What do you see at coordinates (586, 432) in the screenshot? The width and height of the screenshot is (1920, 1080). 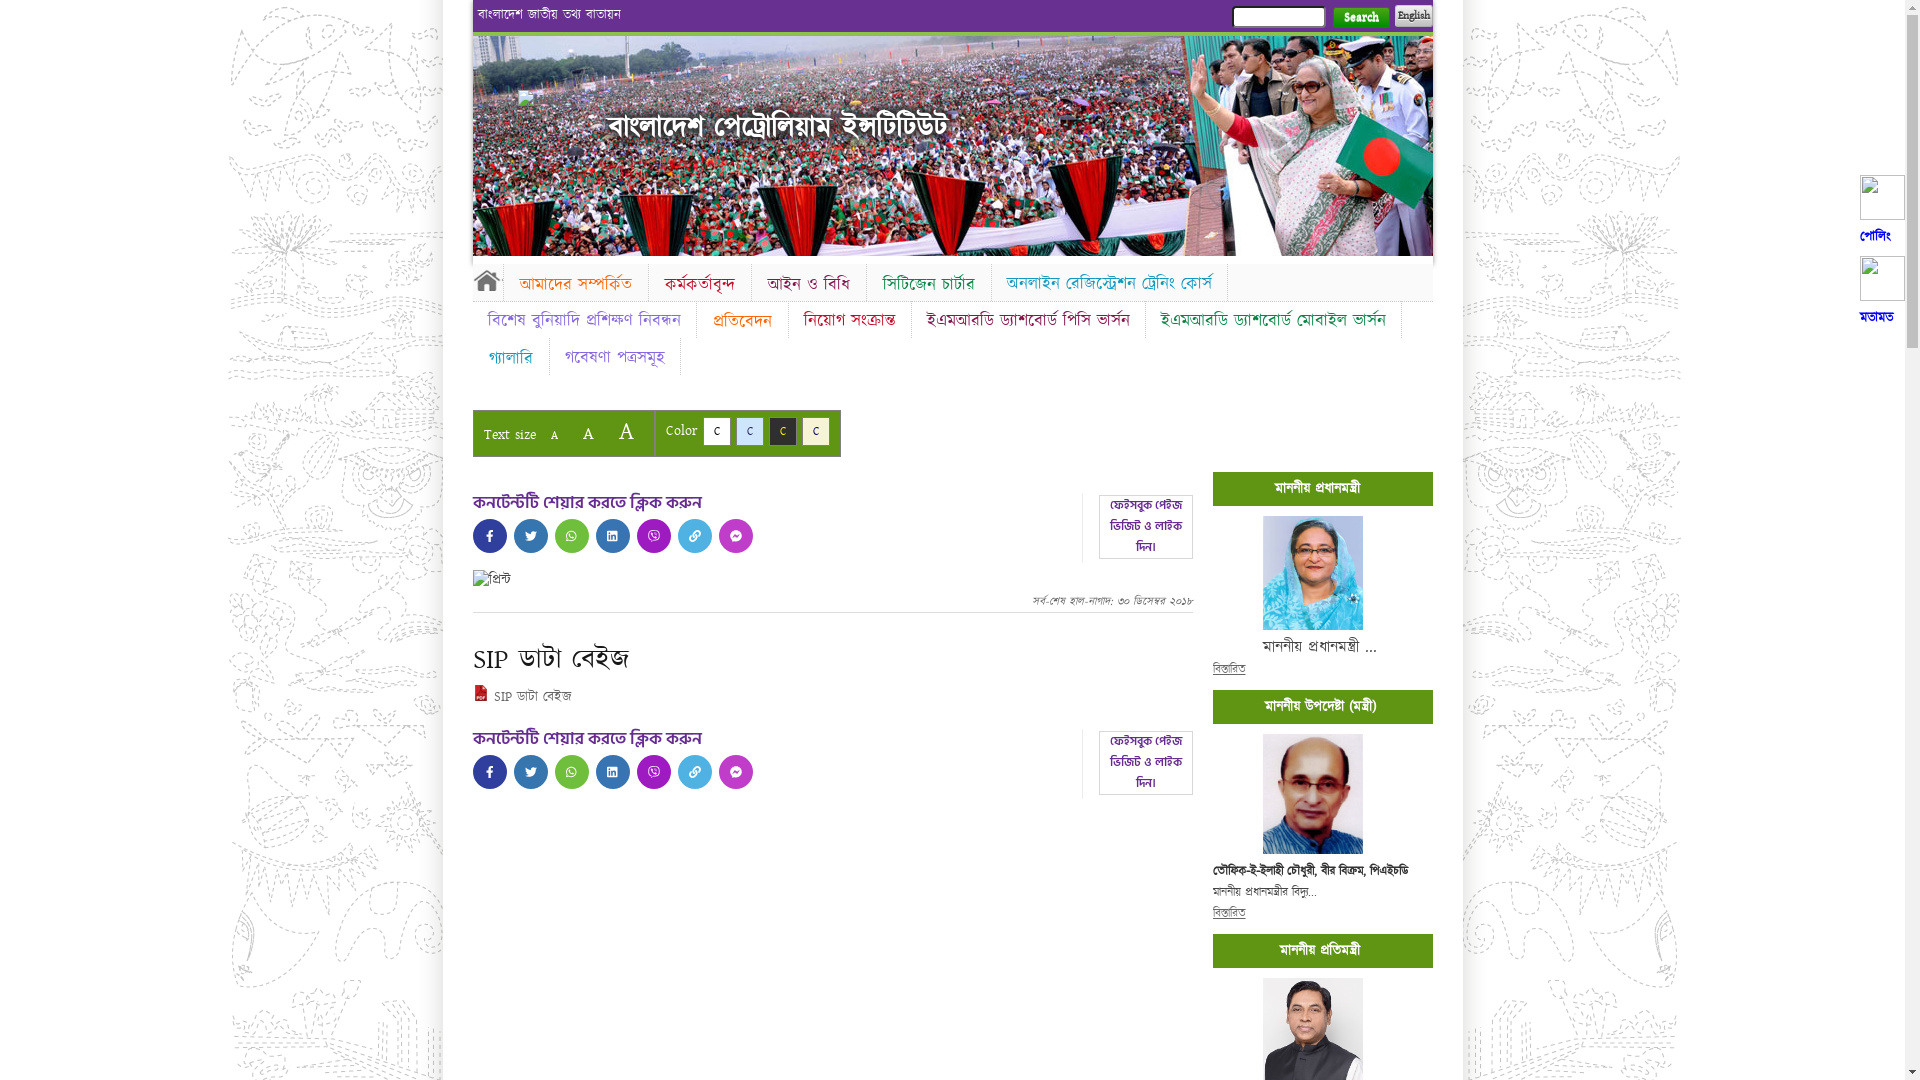 I see `'A'` at bounding box center [586, 432].